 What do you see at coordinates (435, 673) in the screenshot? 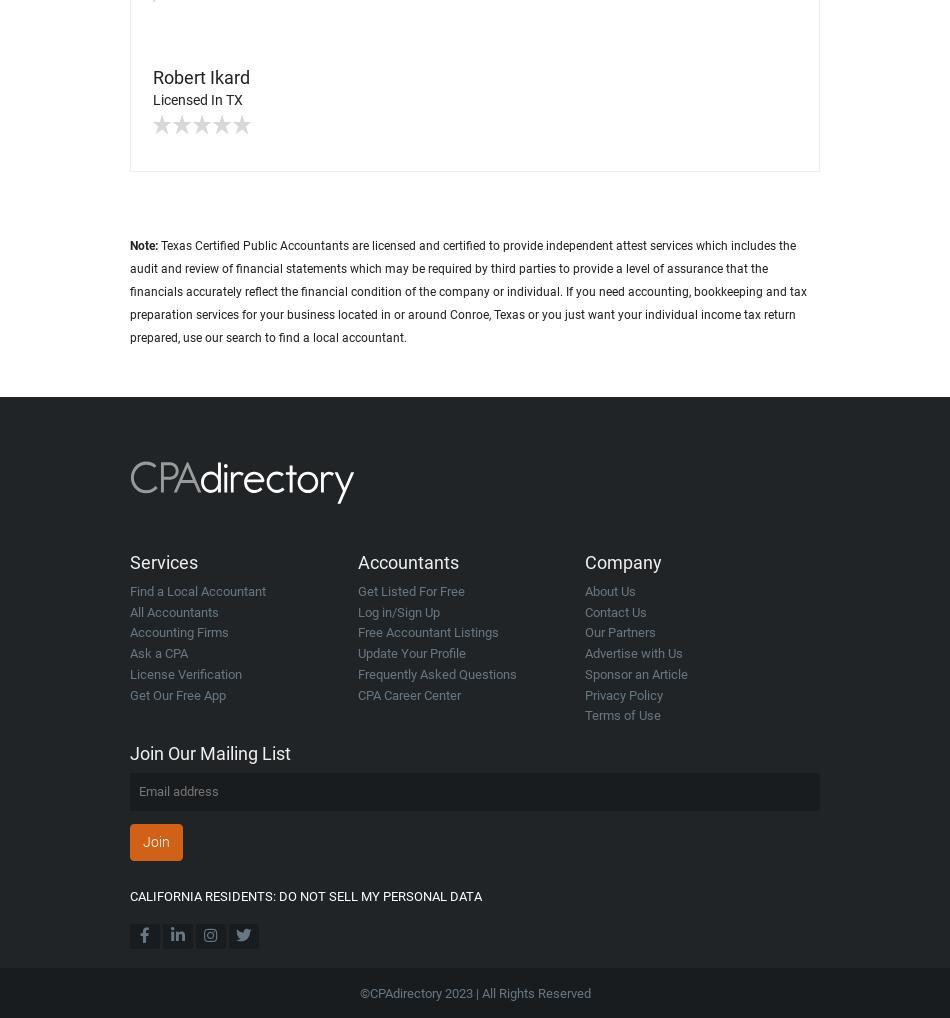
I see `'Frequently Asked Questions'` at bounding box center [435, 673].